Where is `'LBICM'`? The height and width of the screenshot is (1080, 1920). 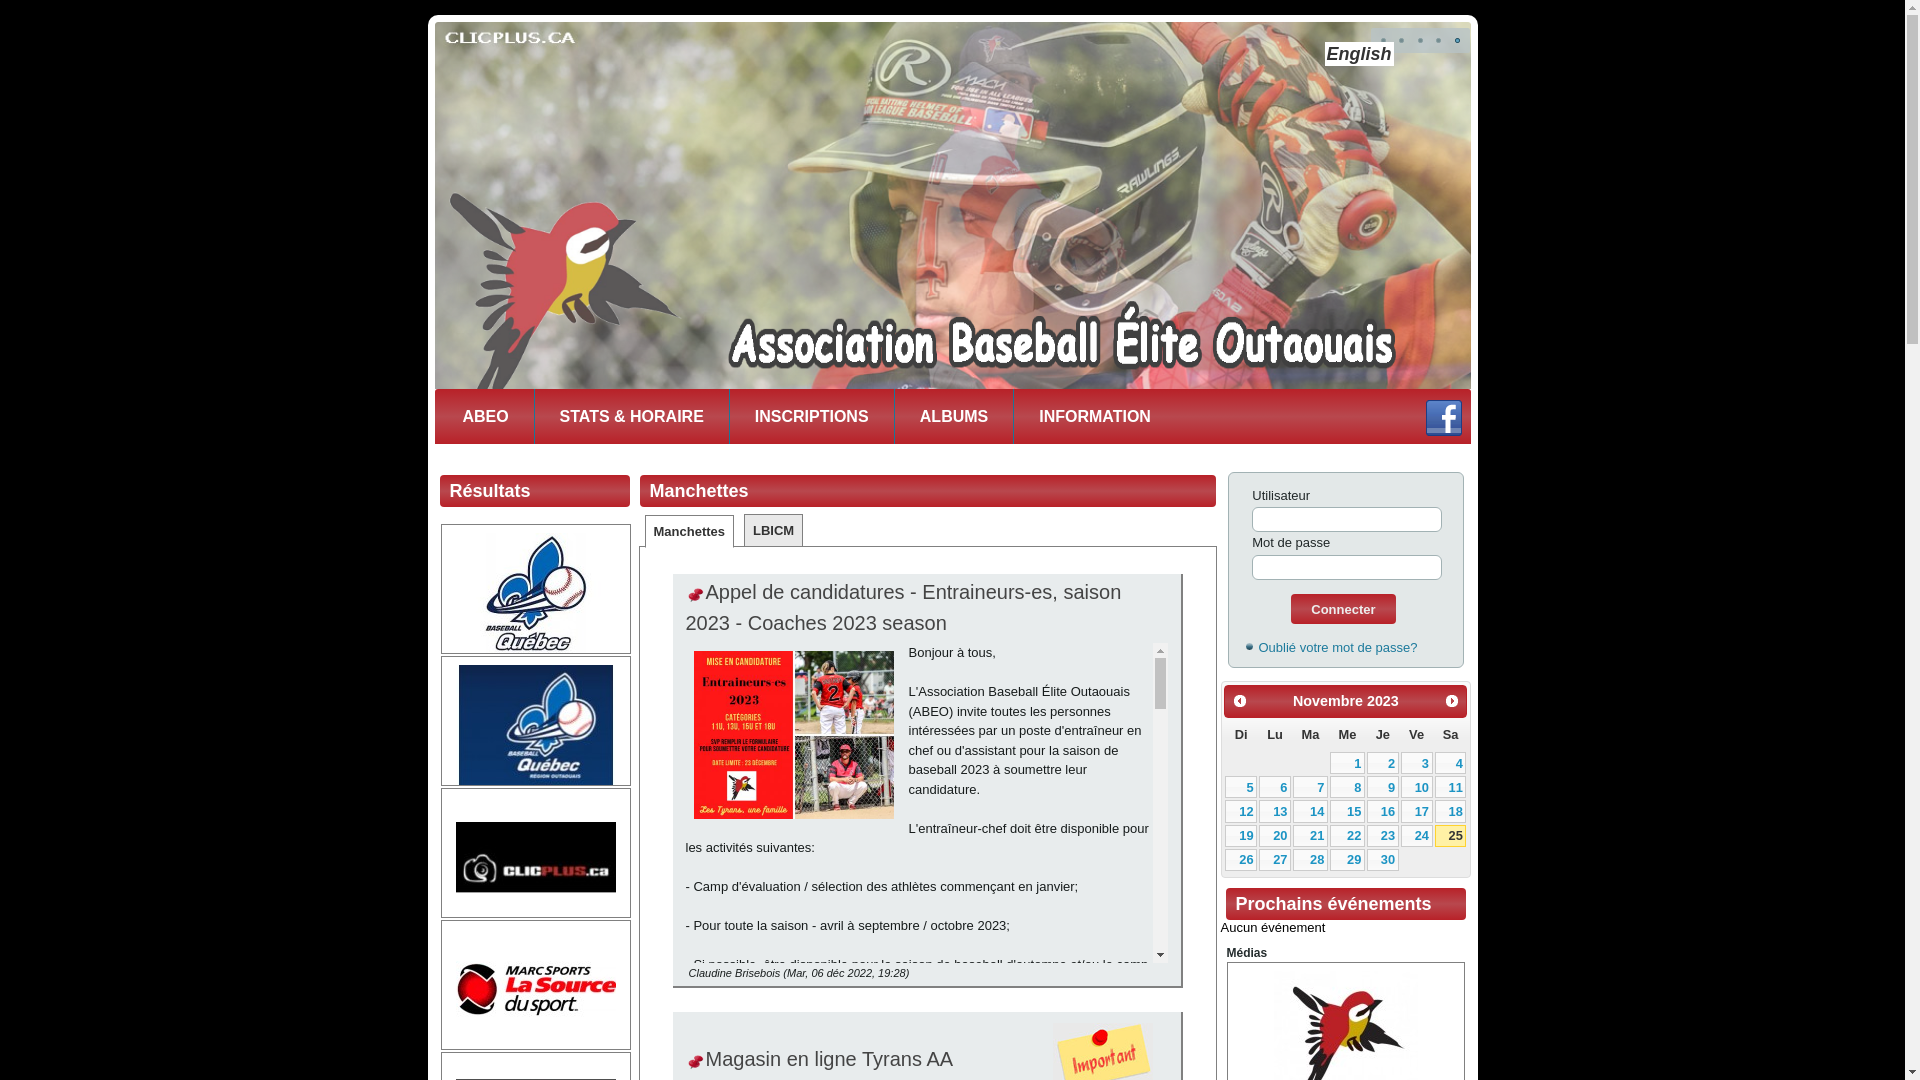
'LBICM' is located at coordinates (772, 529).